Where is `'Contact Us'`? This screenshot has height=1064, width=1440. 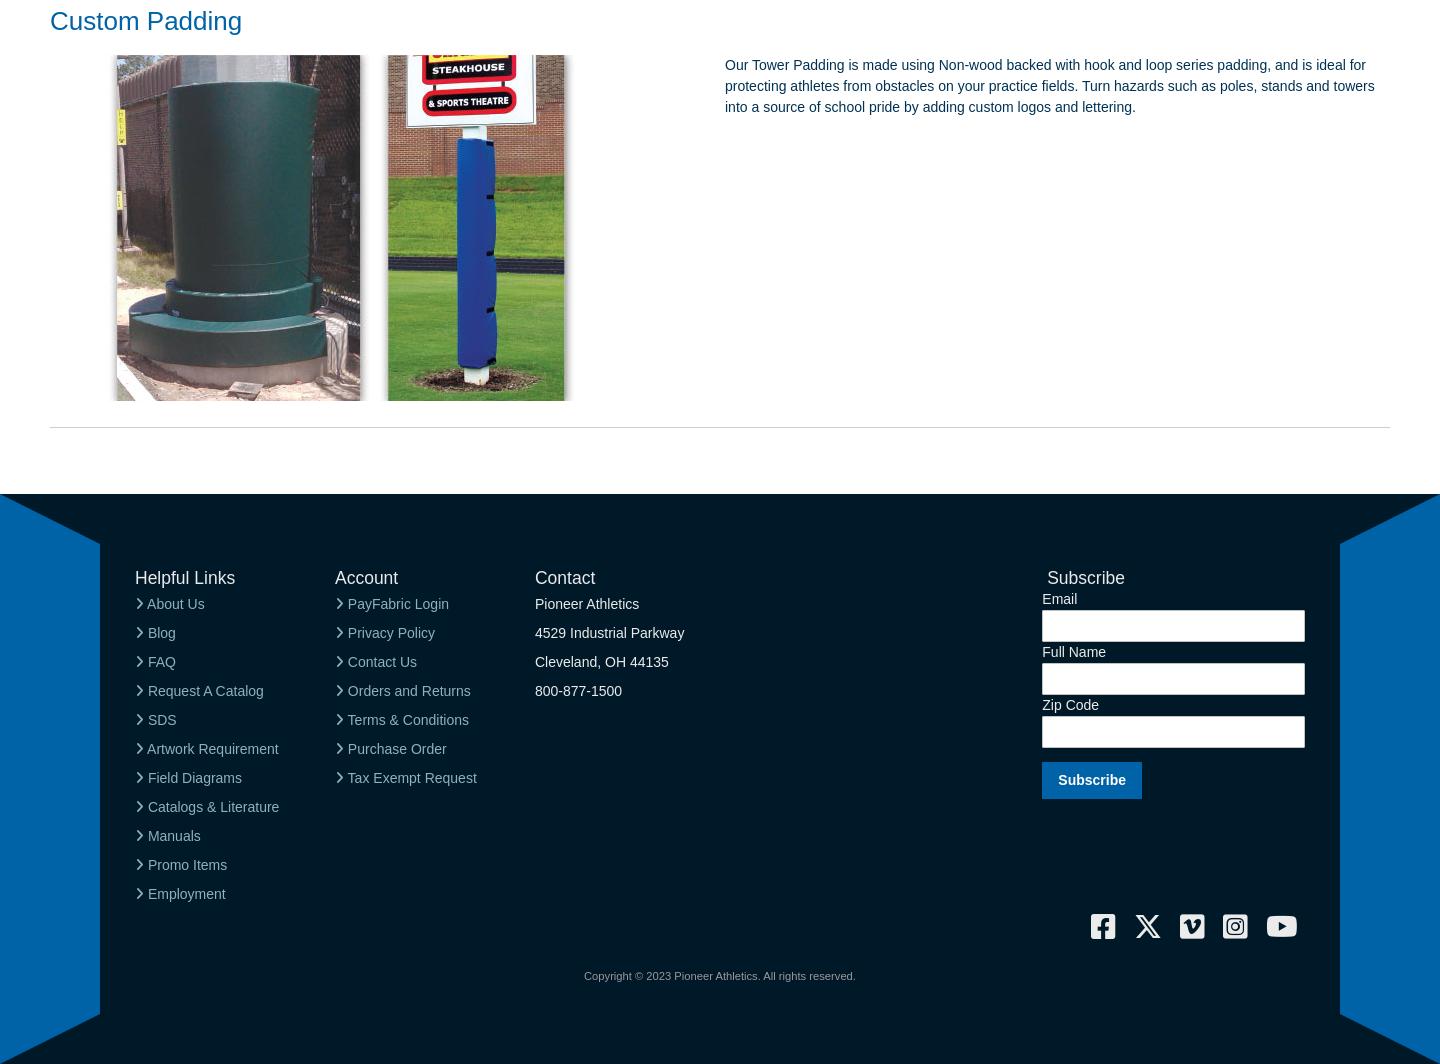 'Contact Us' is located at coordinates (343, 660).